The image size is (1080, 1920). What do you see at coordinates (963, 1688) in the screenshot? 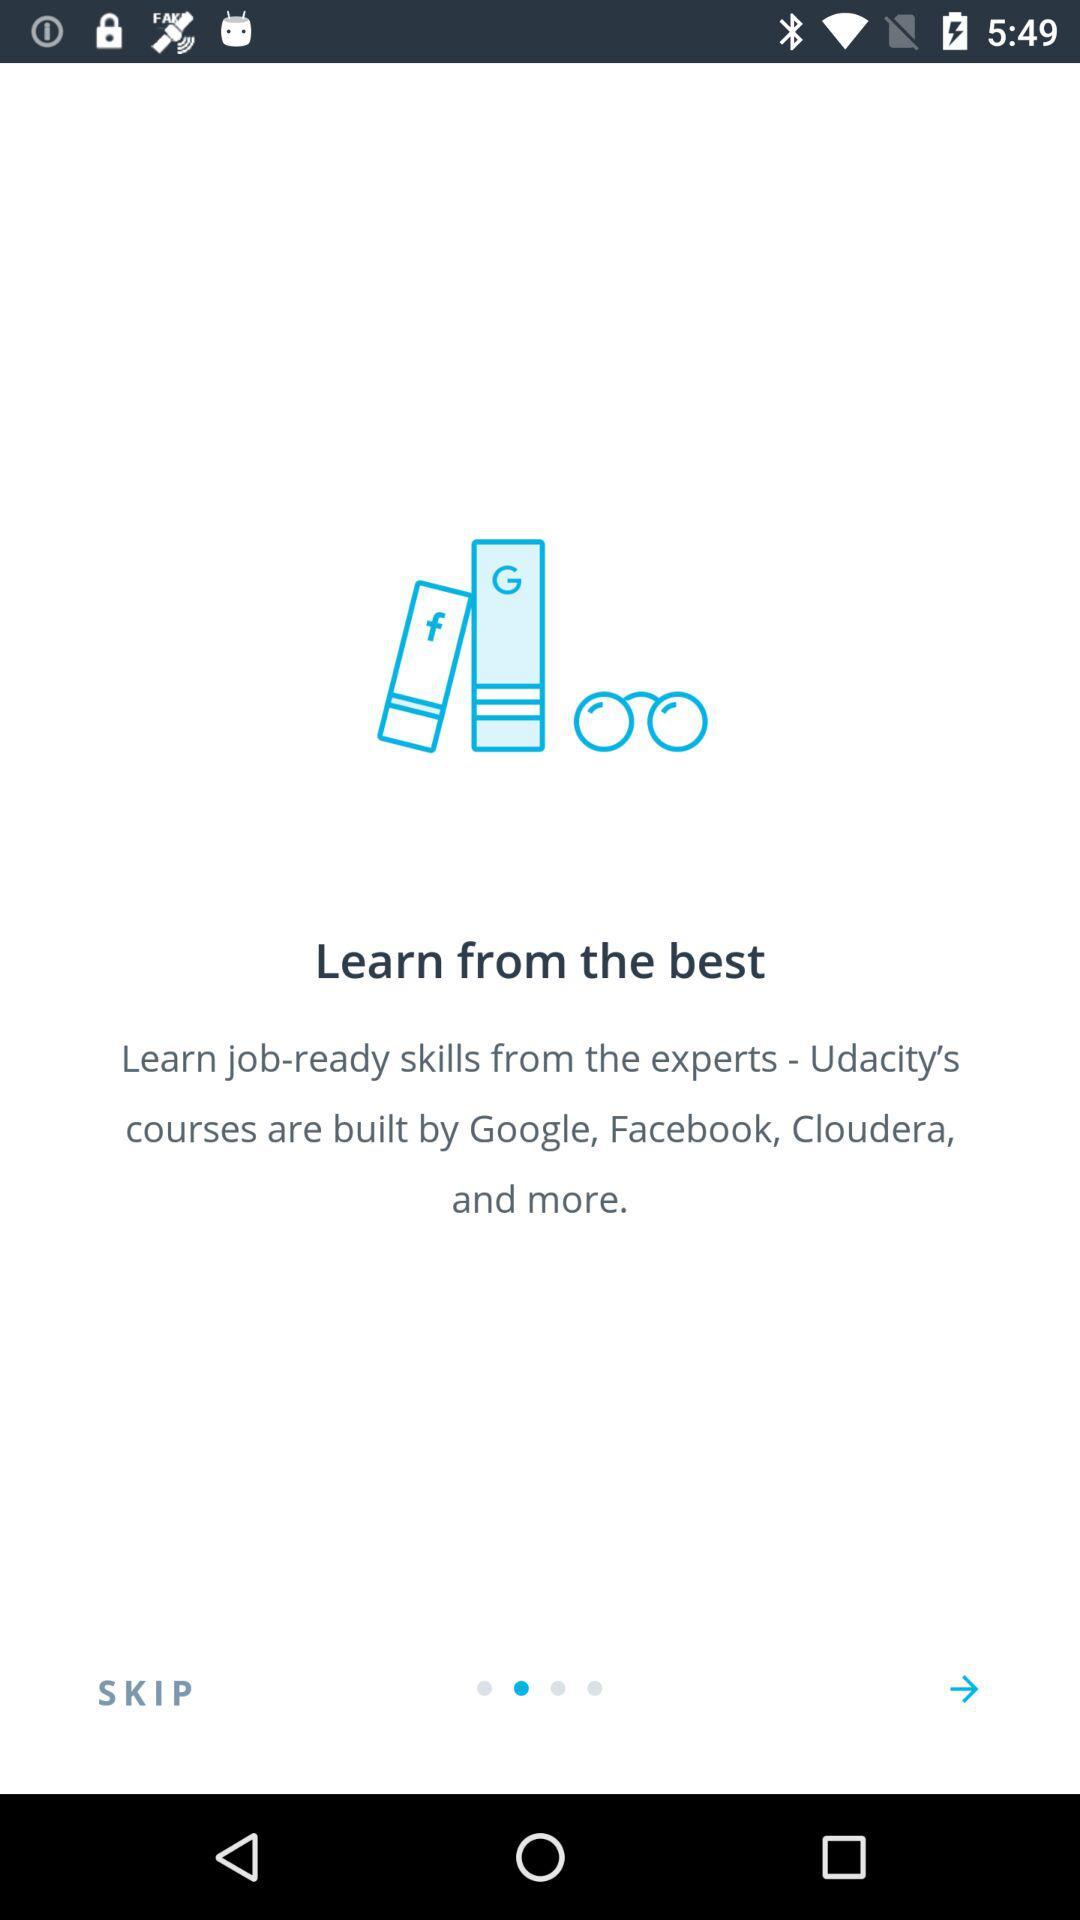
I see `go next page` at bounding box center [963, 1688].